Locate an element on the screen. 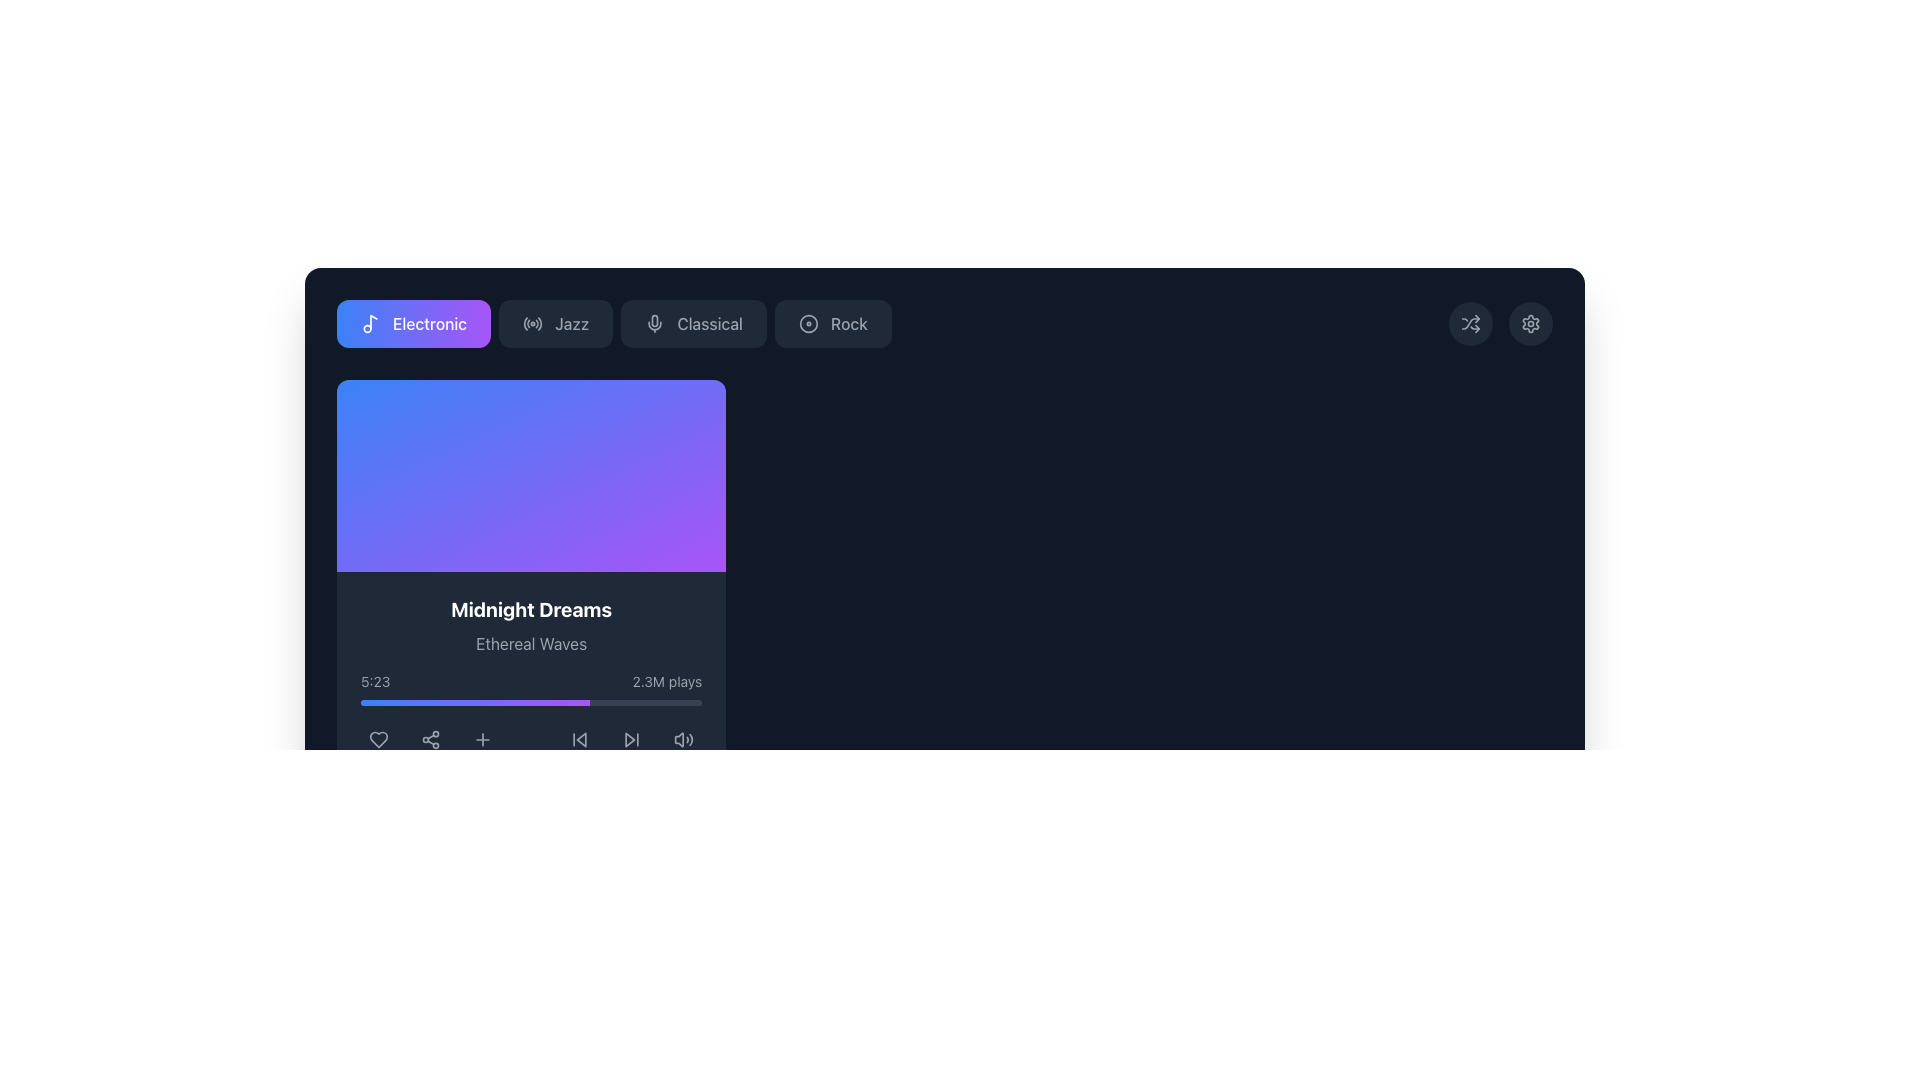 This screenshot has width=1920, height=1080. the circular graphical icon within the 'Rock' button, which is the fourth button in the row of options at the top-center of the interface is located at coordinates (808, 323).